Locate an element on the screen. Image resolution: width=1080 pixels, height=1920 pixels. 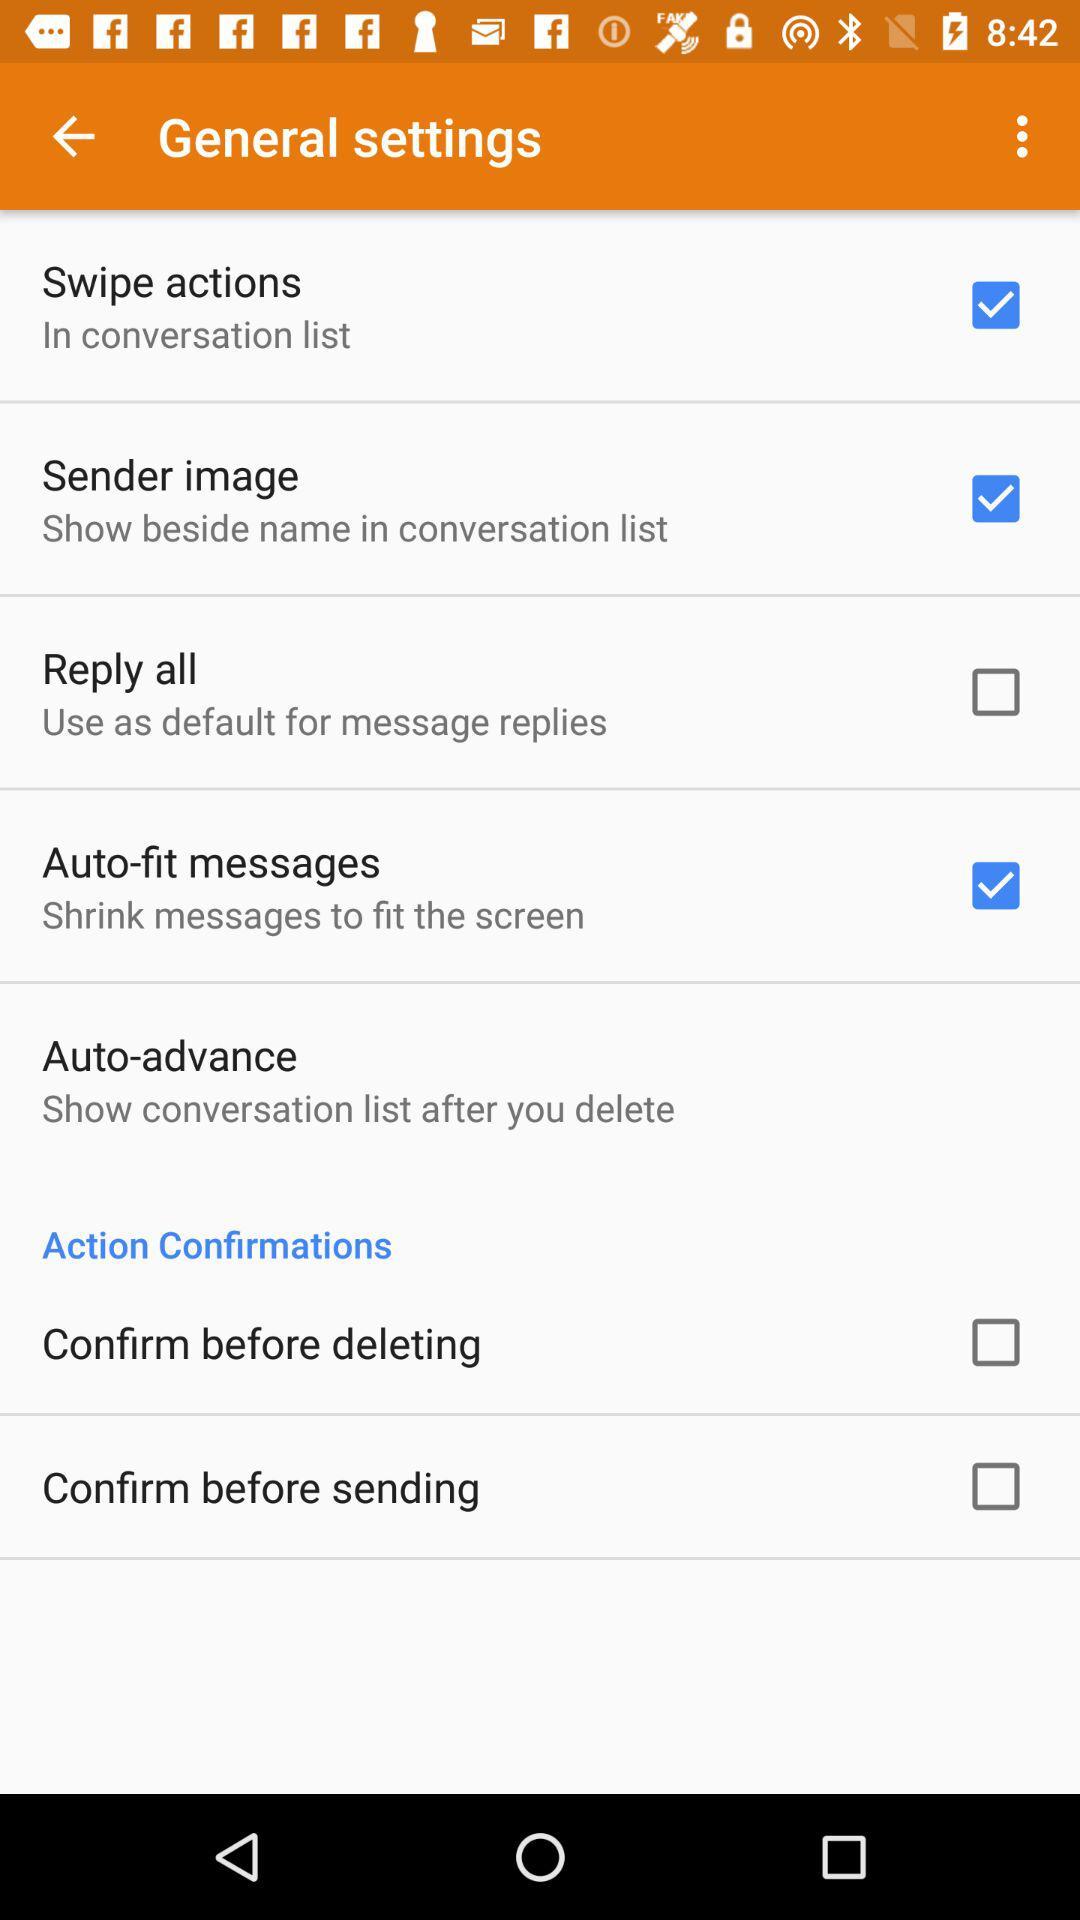
icon below sender image item is located at coordinates (354, 527).